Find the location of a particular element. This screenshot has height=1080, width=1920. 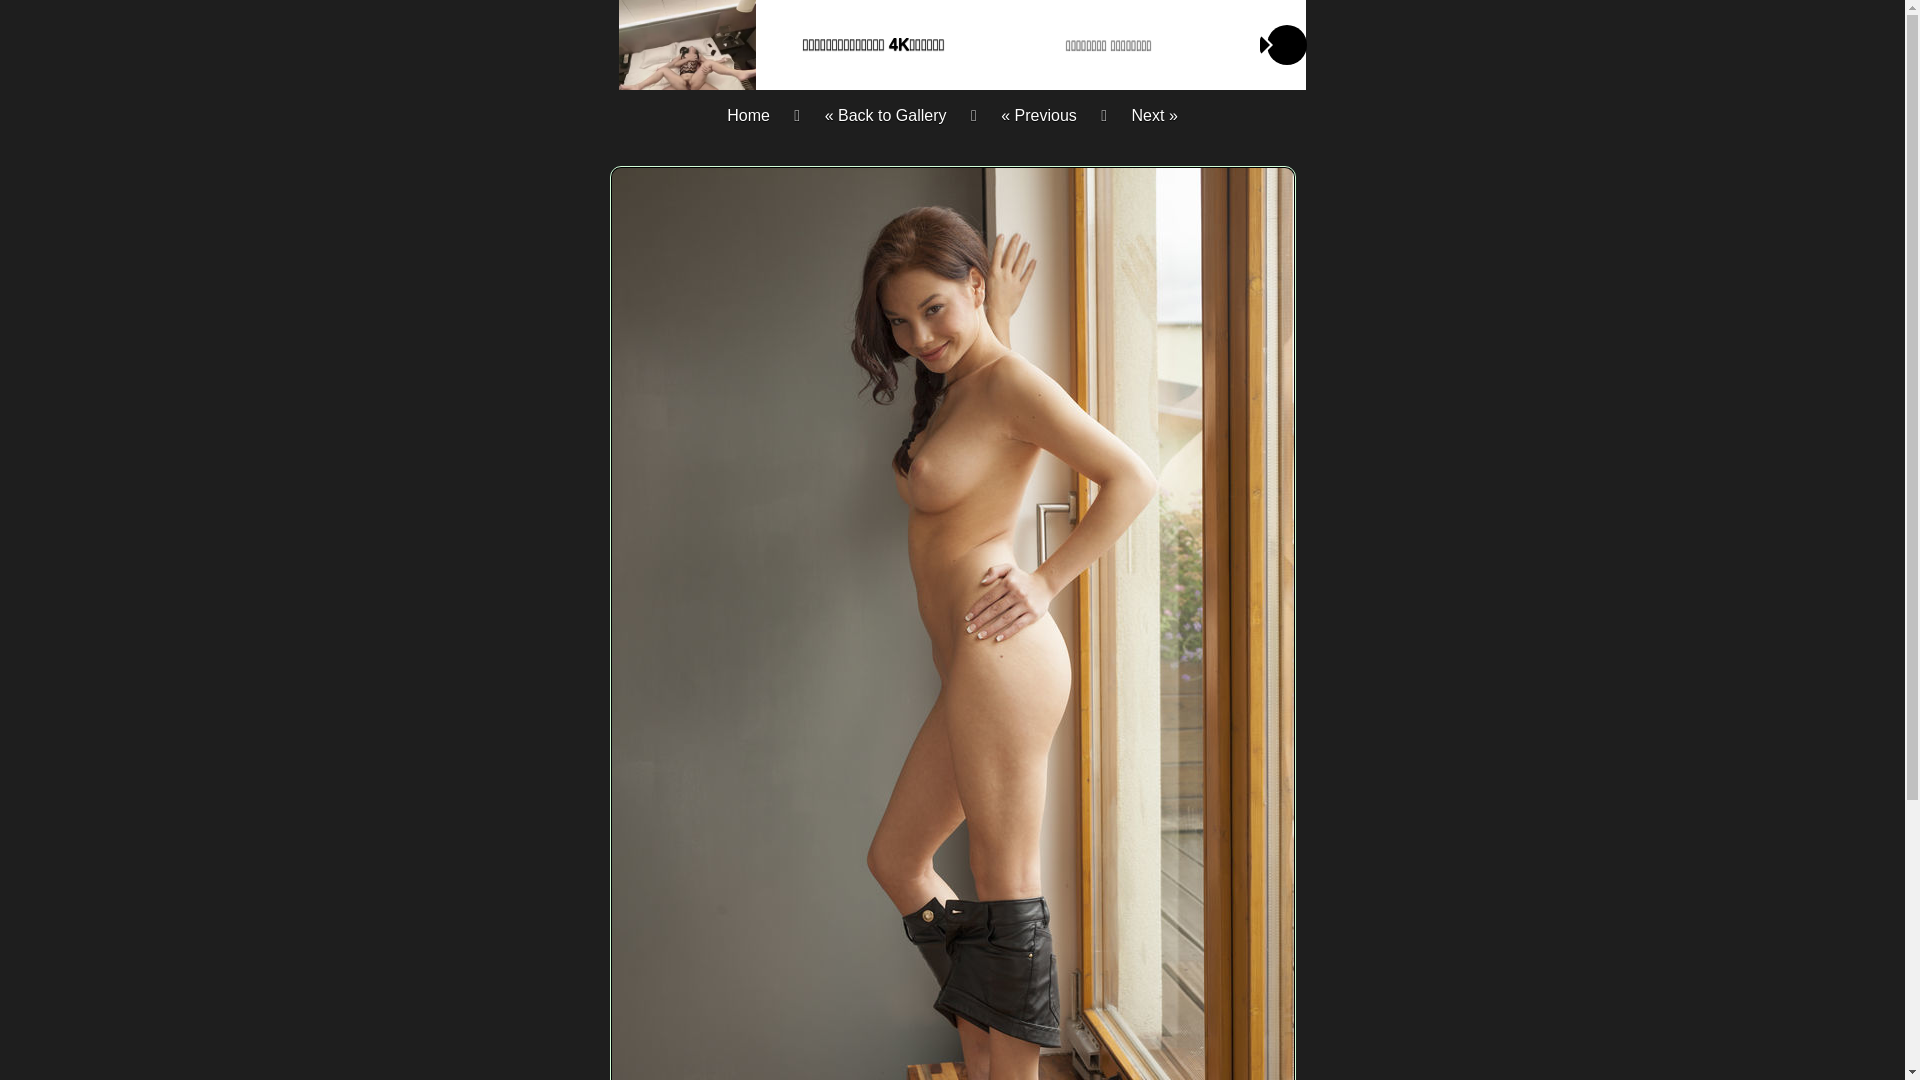

'Home' is located at coordinates (706, 115).